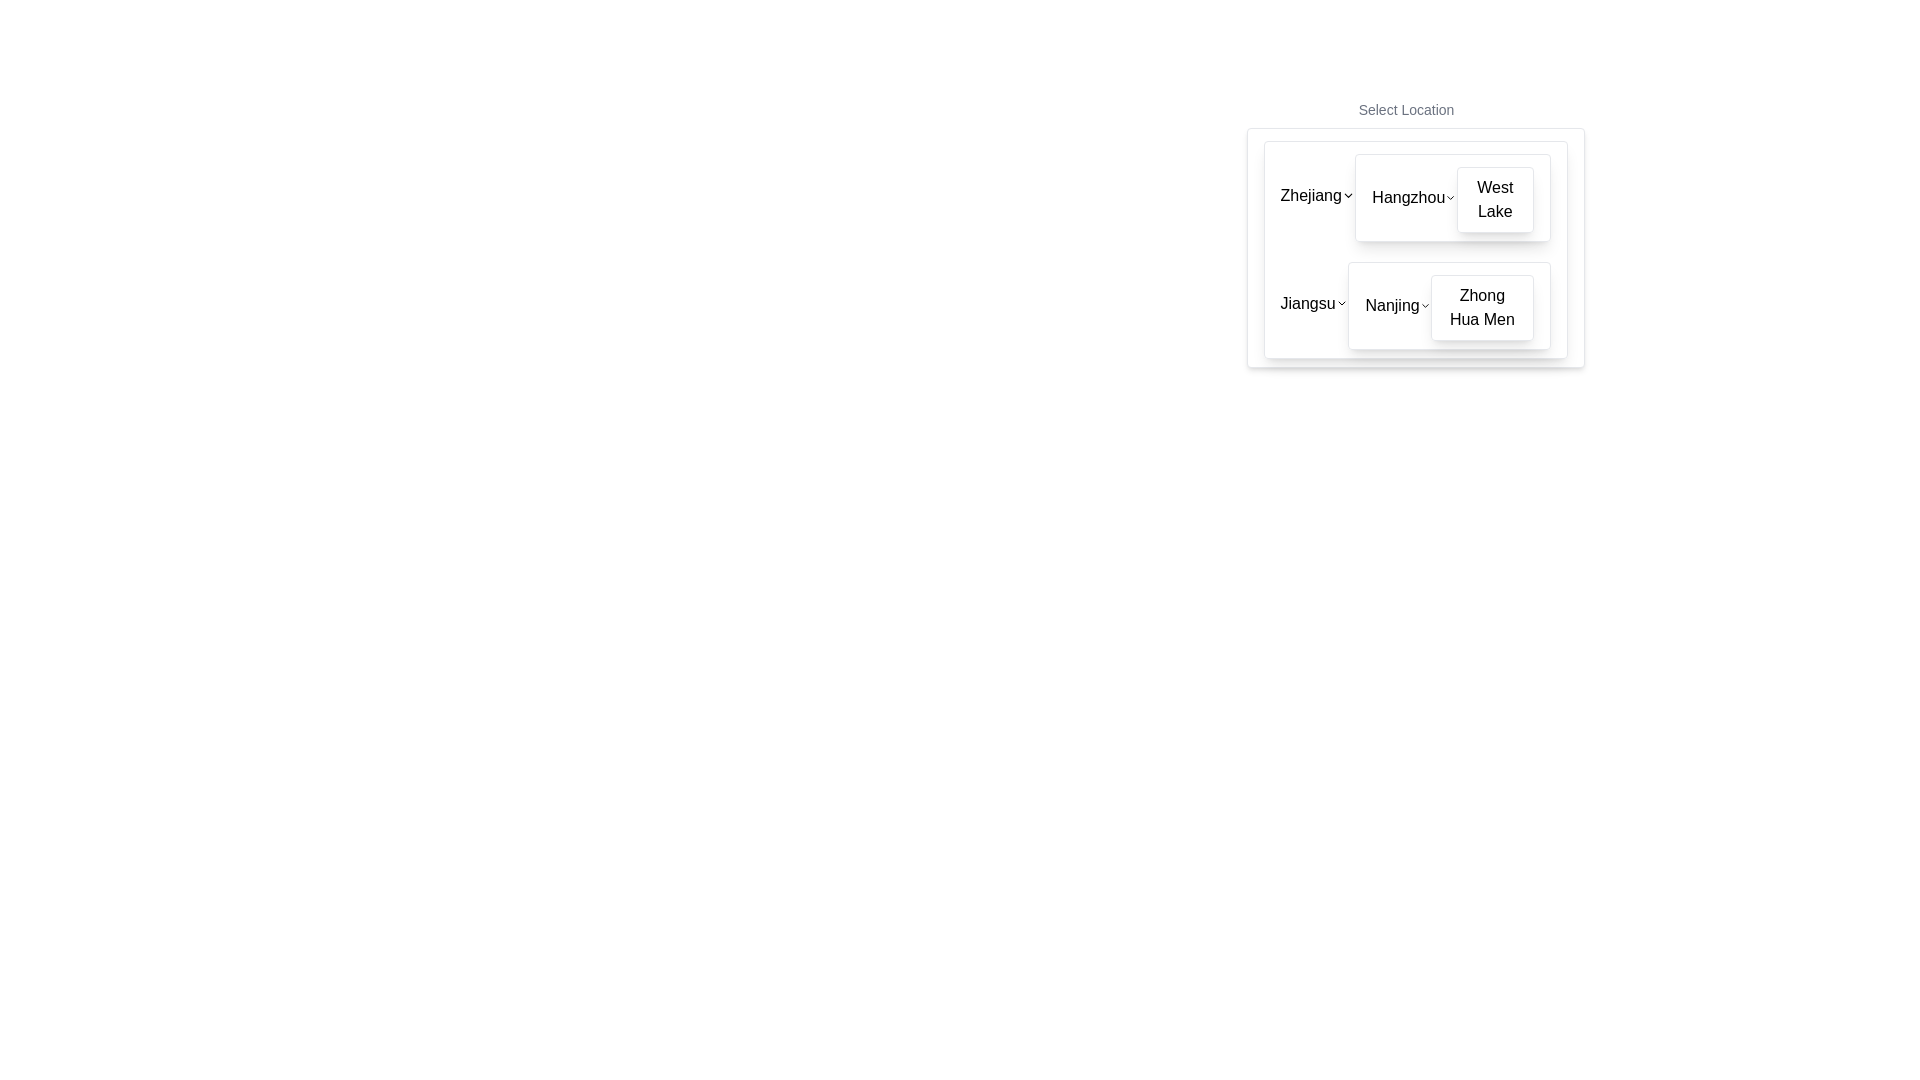  What do you see at coordinates (1495, 200) in the screenshot?
I see `to select the 'West Lake' option displayed in a button-like component located at the top-right corner of a two-by-two grid layout` at bounding box center [1495, 200].